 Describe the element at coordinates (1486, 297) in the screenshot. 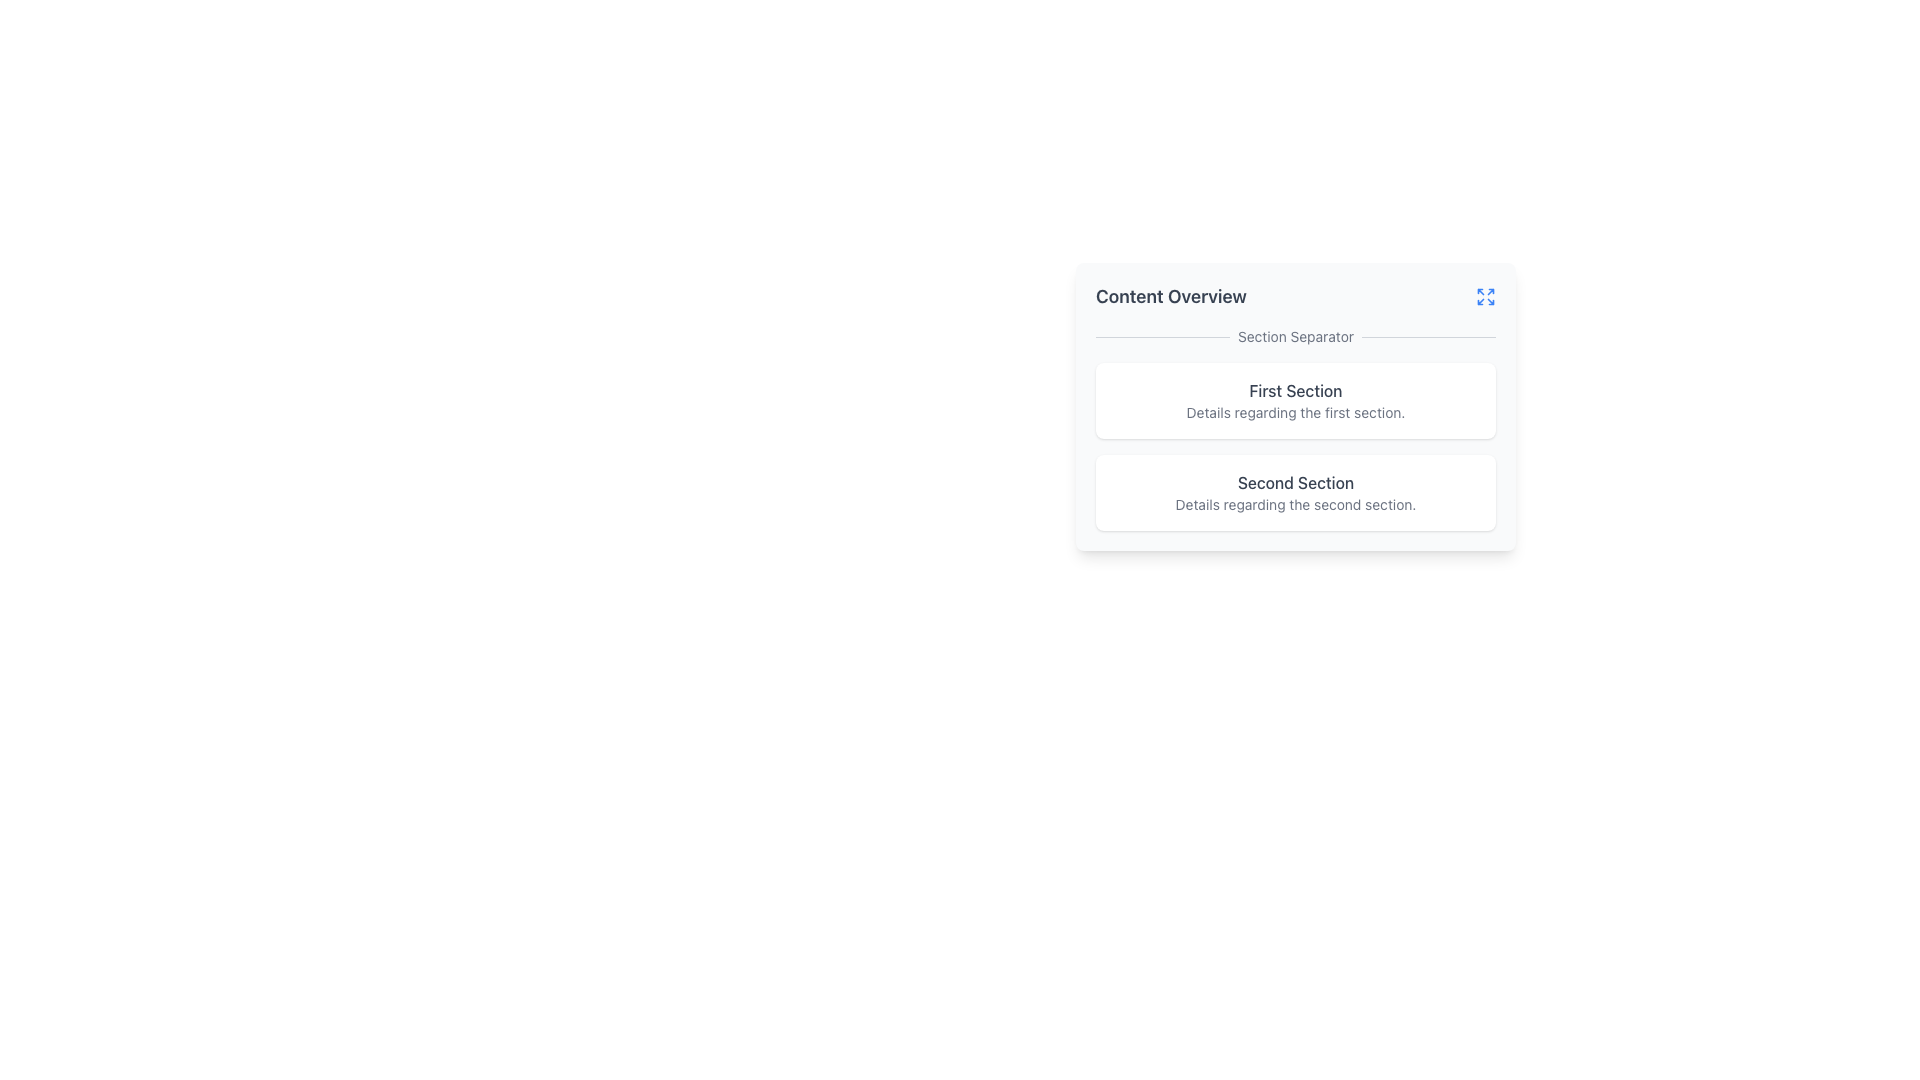

I see `the blue icon resembling a four-arrow expansion symbol located in the top-right corner of the 'Content Overview' section` at that location.